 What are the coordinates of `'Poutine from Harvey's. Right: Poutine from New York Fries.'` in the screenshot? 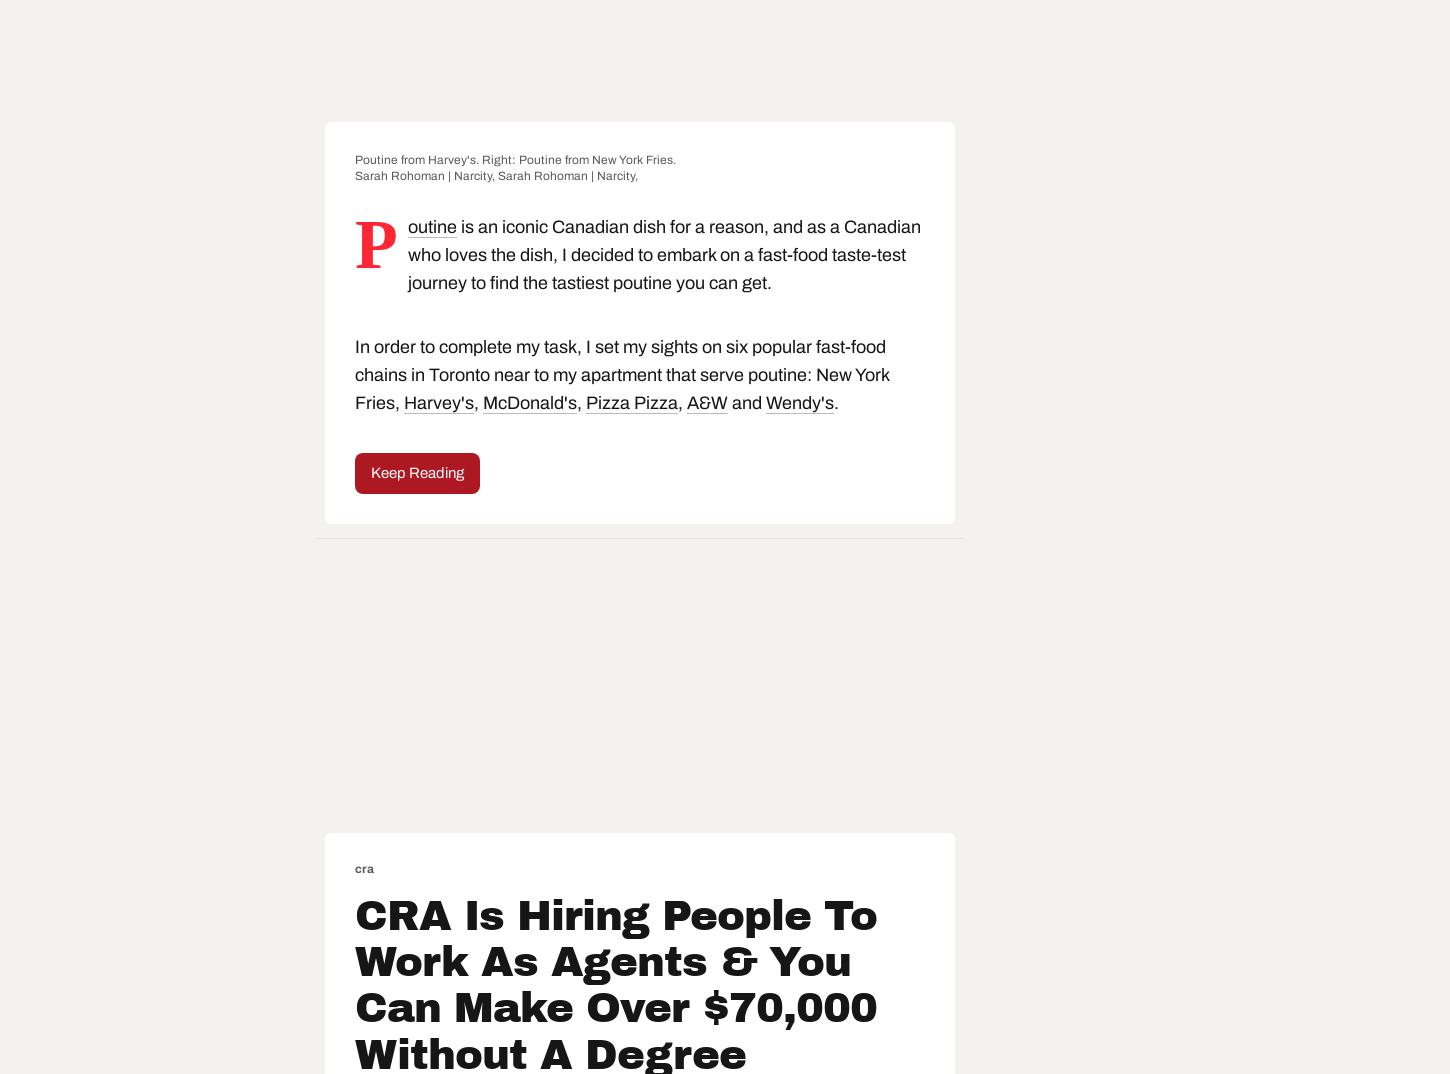 It's located at (515, 157).